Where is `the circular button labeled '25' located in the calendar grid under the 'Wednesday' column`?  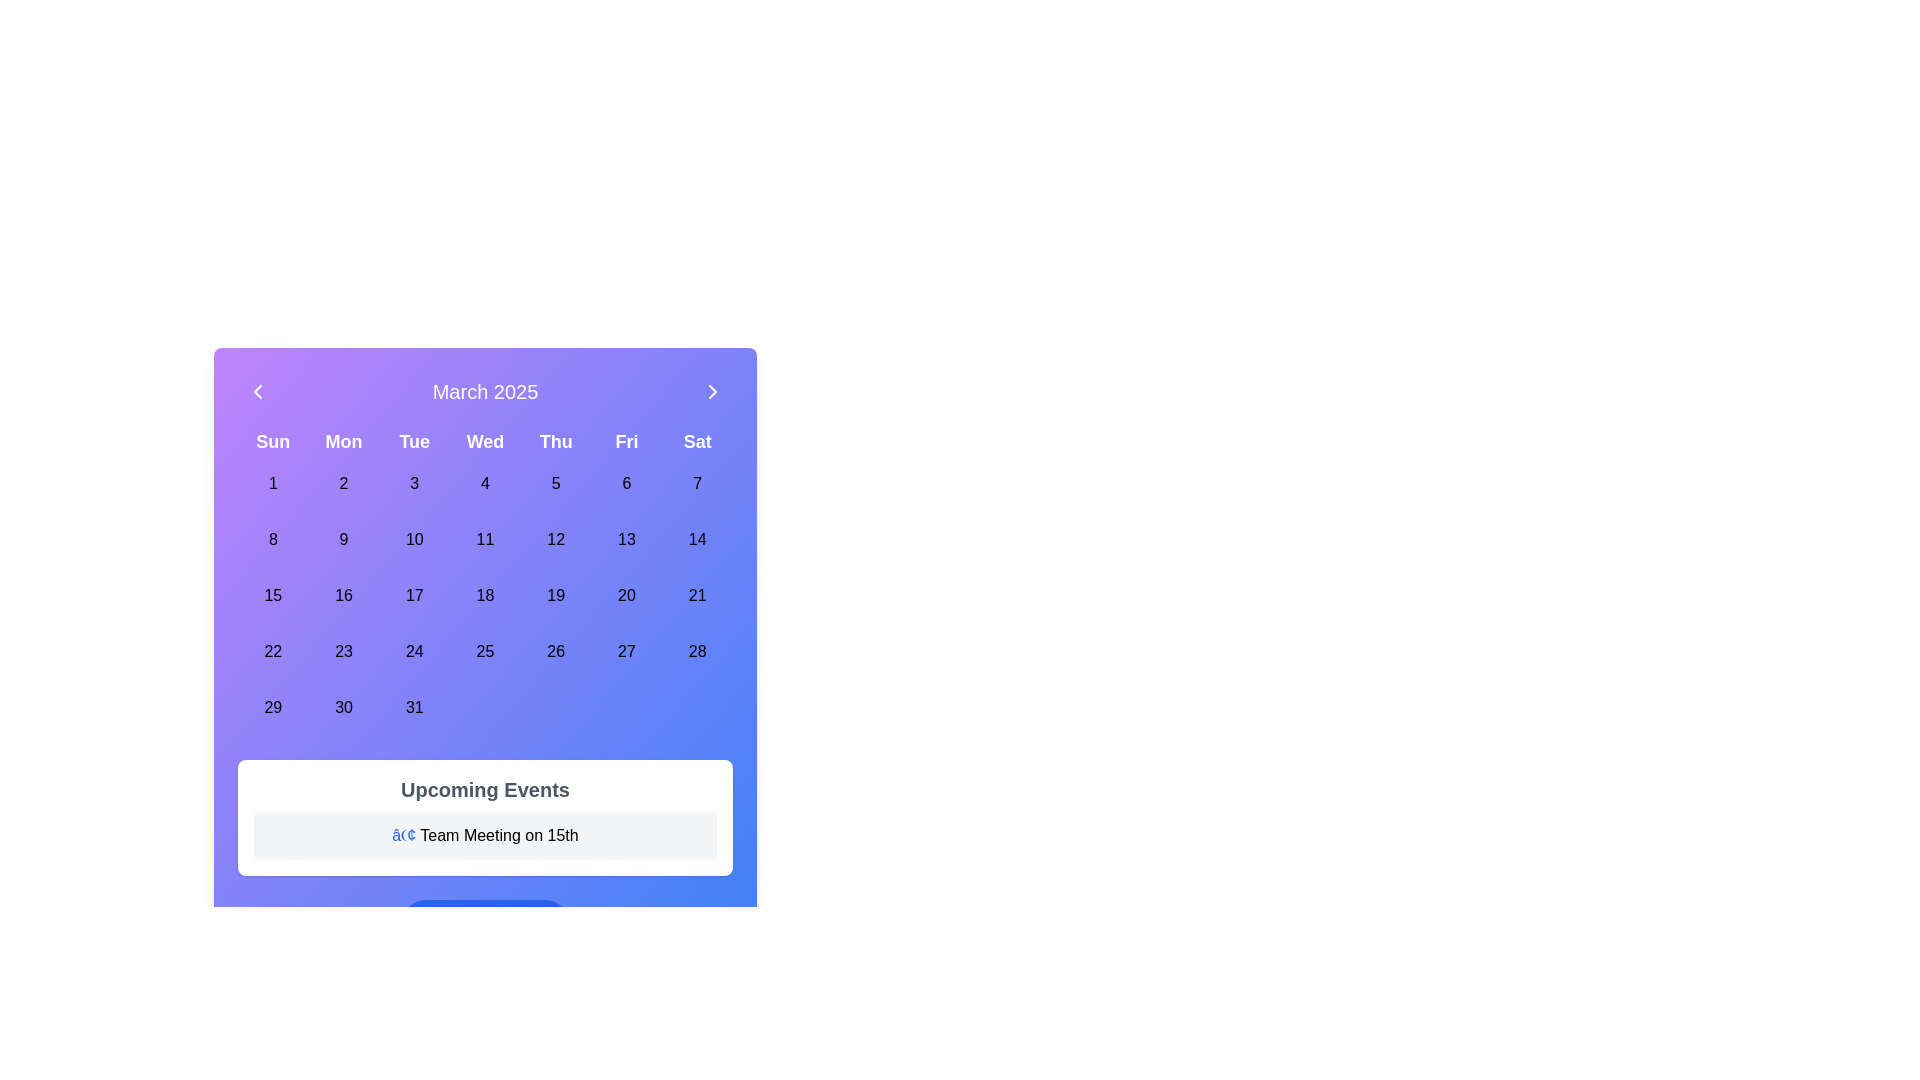
the circular button labeled '25' located in the calendar grid under the 'Wednesday' column is located at coordinates (485, 651).